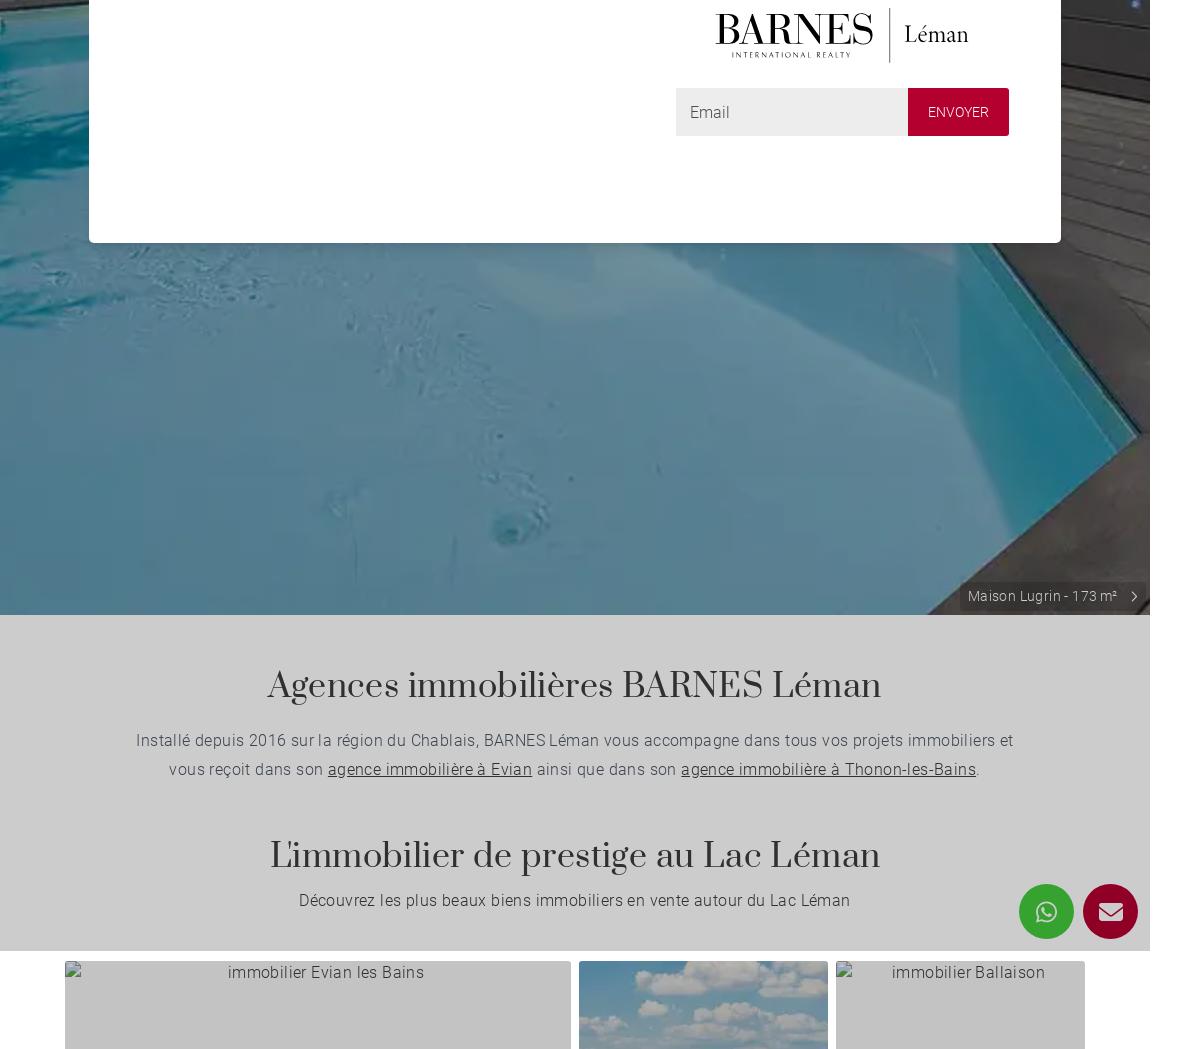  Describe the element at coordinates (574, 898) in the screenshot. I see `'Découvrez les plus beaux biens immobiliers en vente autour du Lac Léman'` at that location.